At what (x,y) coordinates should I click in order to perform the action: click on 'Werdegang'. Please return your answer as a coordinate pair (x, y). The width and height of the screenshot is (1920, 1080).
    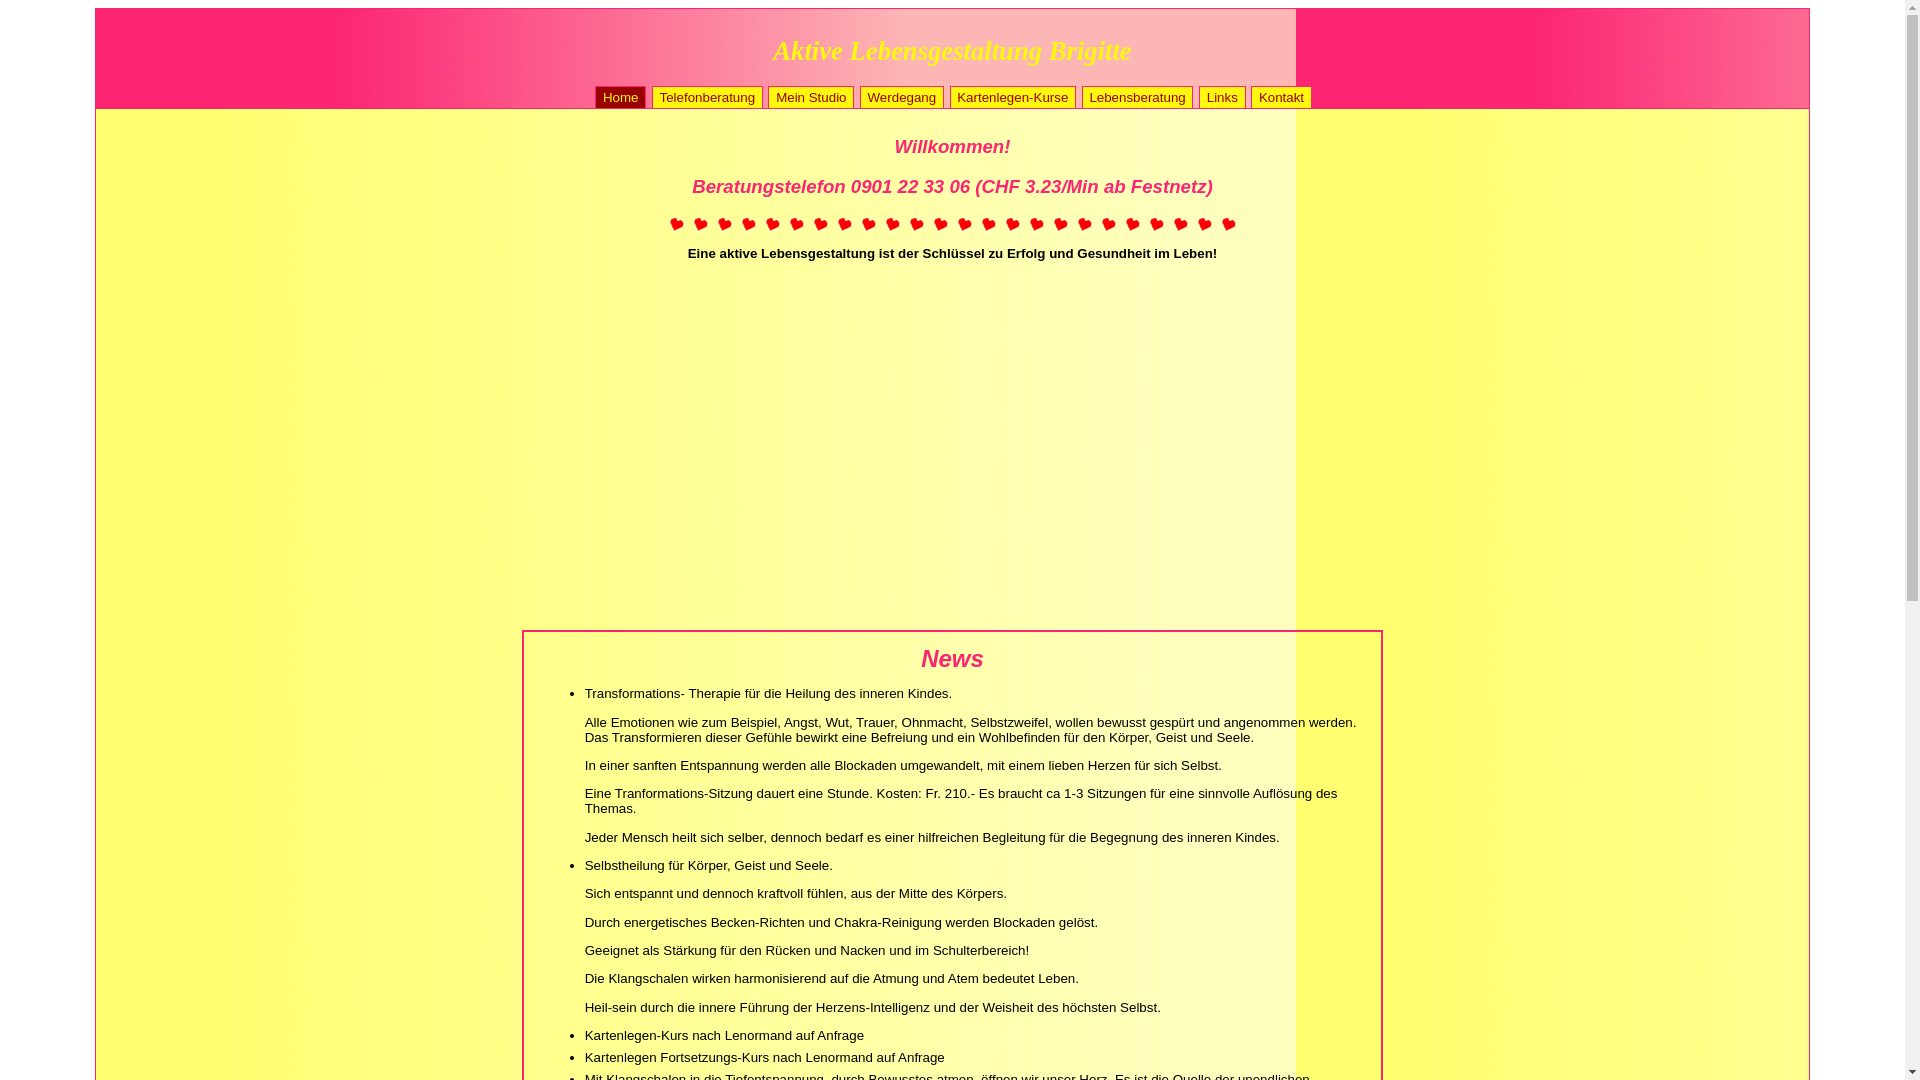
    Looking at the image, I should click on (901, 96).